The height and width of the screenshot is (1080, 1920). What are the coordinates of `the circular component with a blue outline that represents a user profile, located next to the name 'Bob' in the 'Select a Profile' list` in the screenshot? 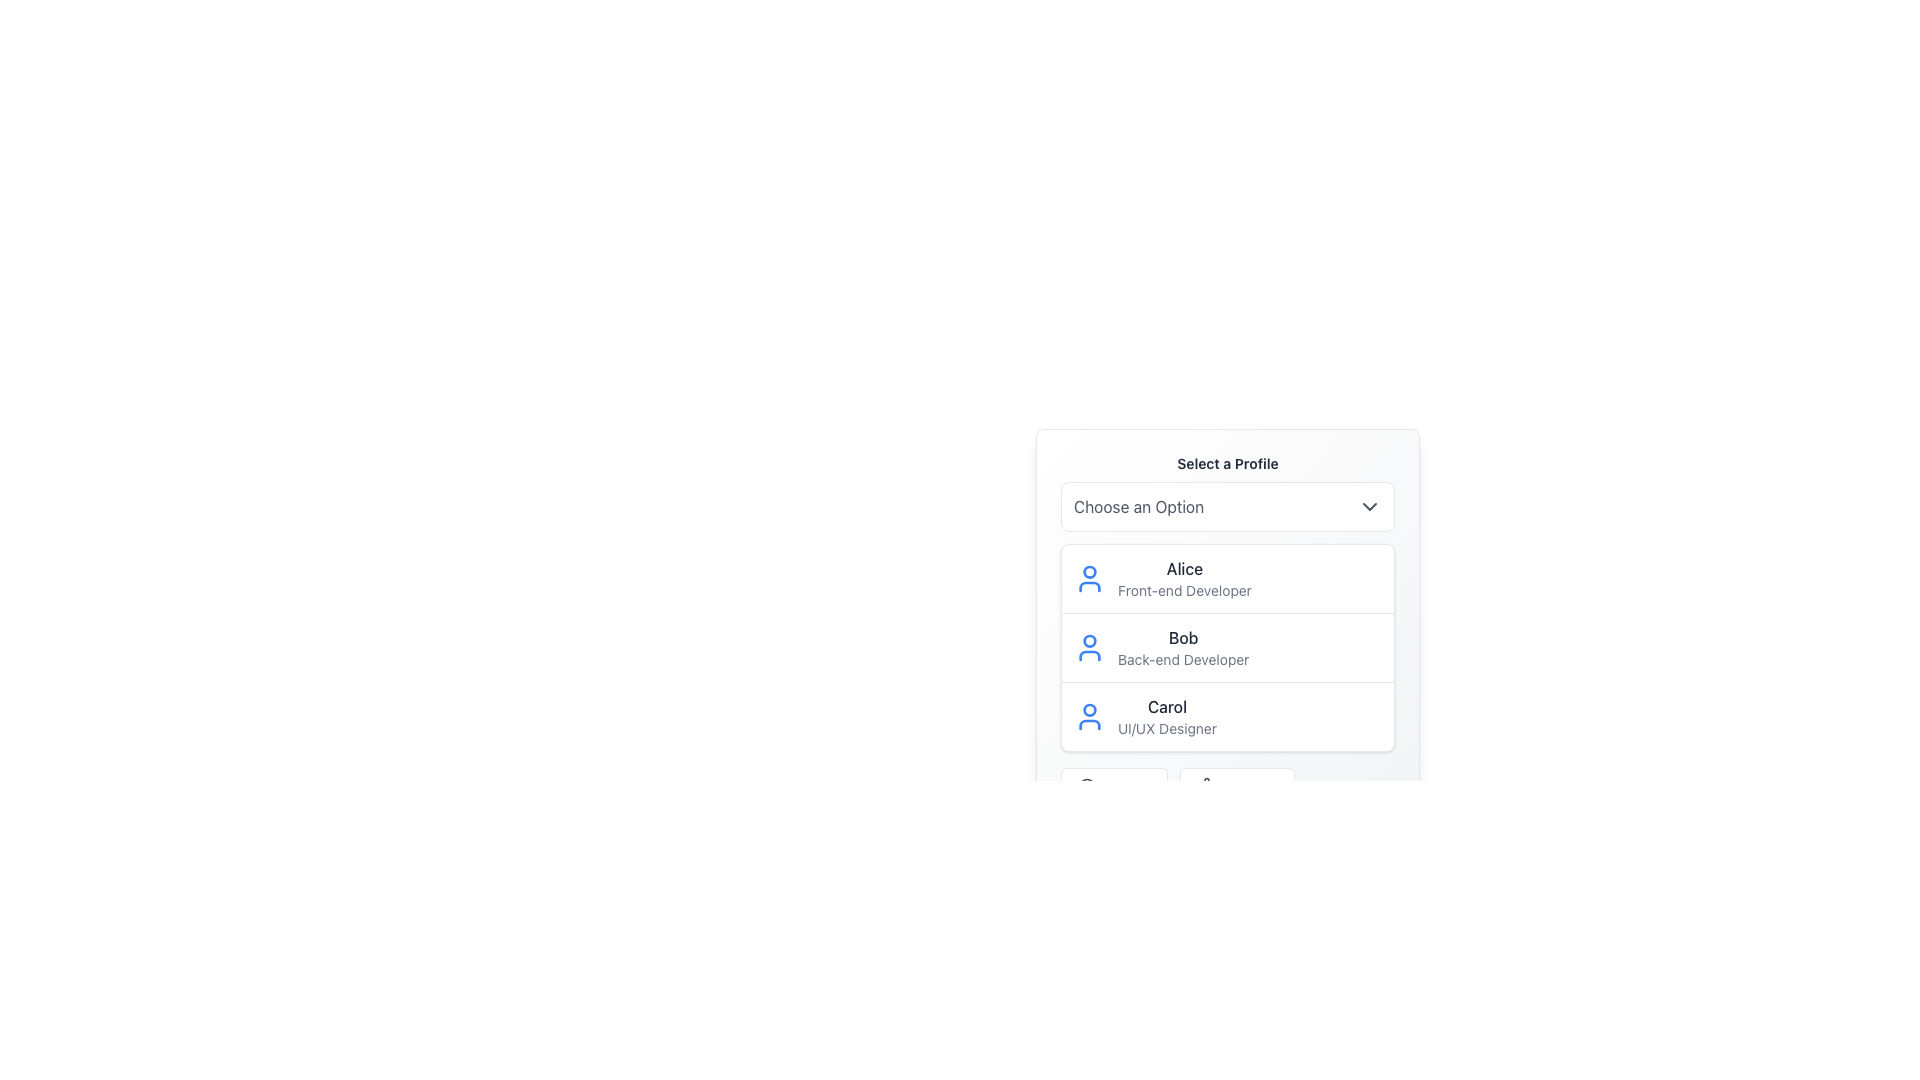 It's located at (1088, 640).